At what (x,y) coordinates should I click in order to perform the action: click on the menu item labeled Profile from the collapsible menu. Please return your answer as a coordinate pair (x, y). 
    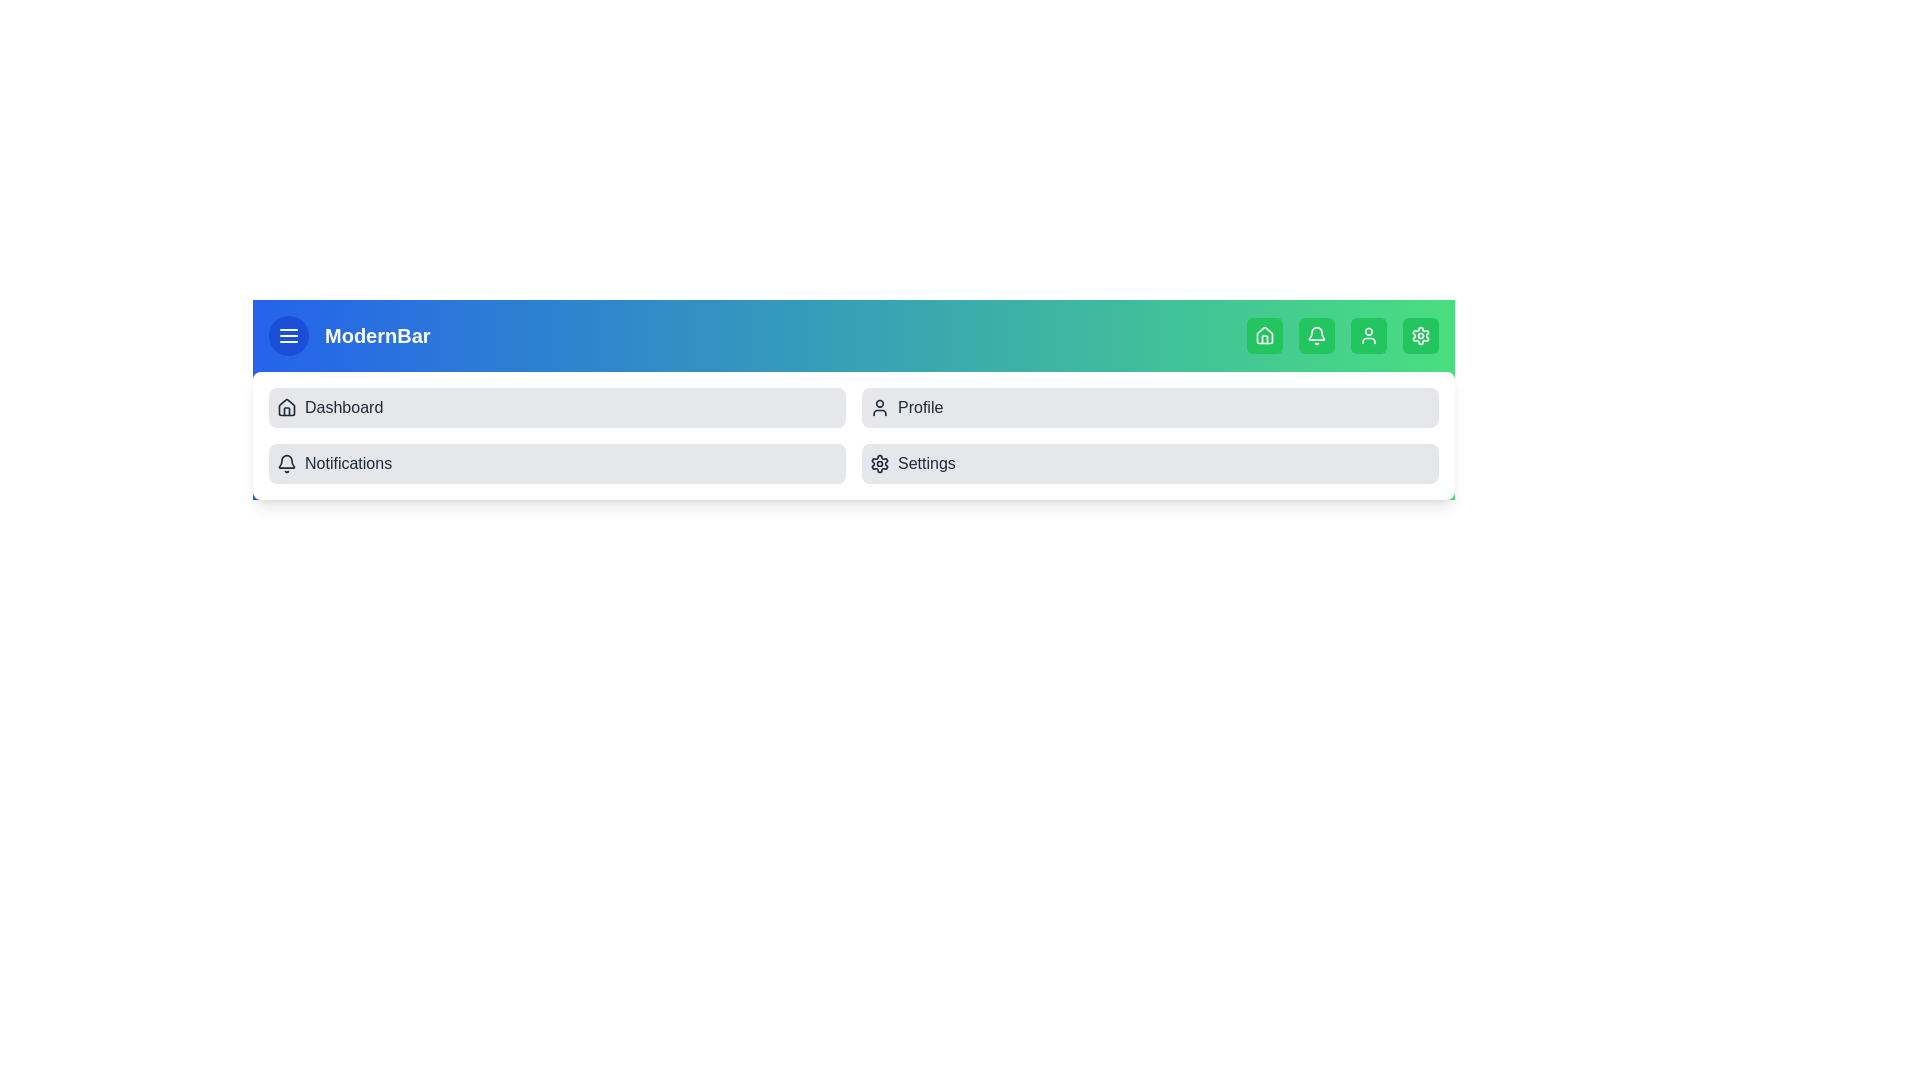
    Looking at the image, I should click on (1150, 407).